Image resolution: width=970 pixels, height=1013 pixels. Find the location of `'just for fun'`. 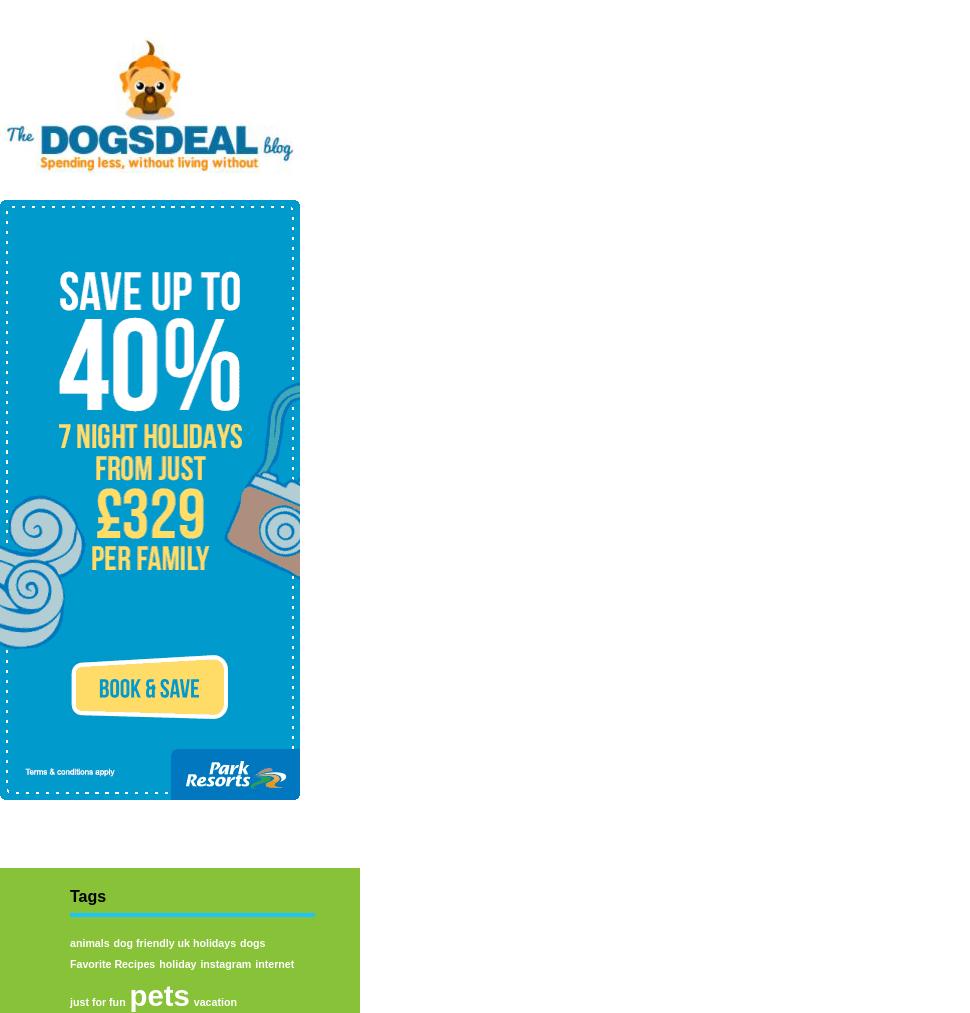

'just for fun' is located at coordinates (97, 1001).